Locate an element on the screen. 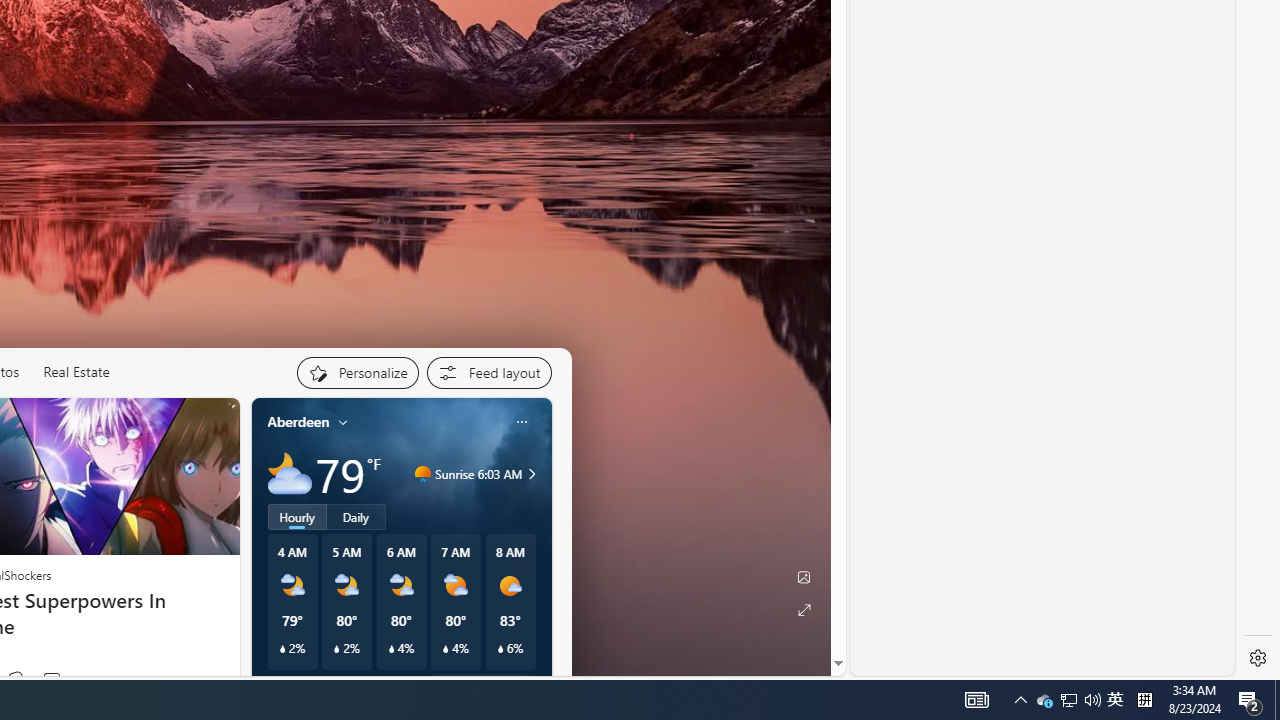 This screenshot has width=1280, height=720. 'My location' is located at coordinates (343, 420).